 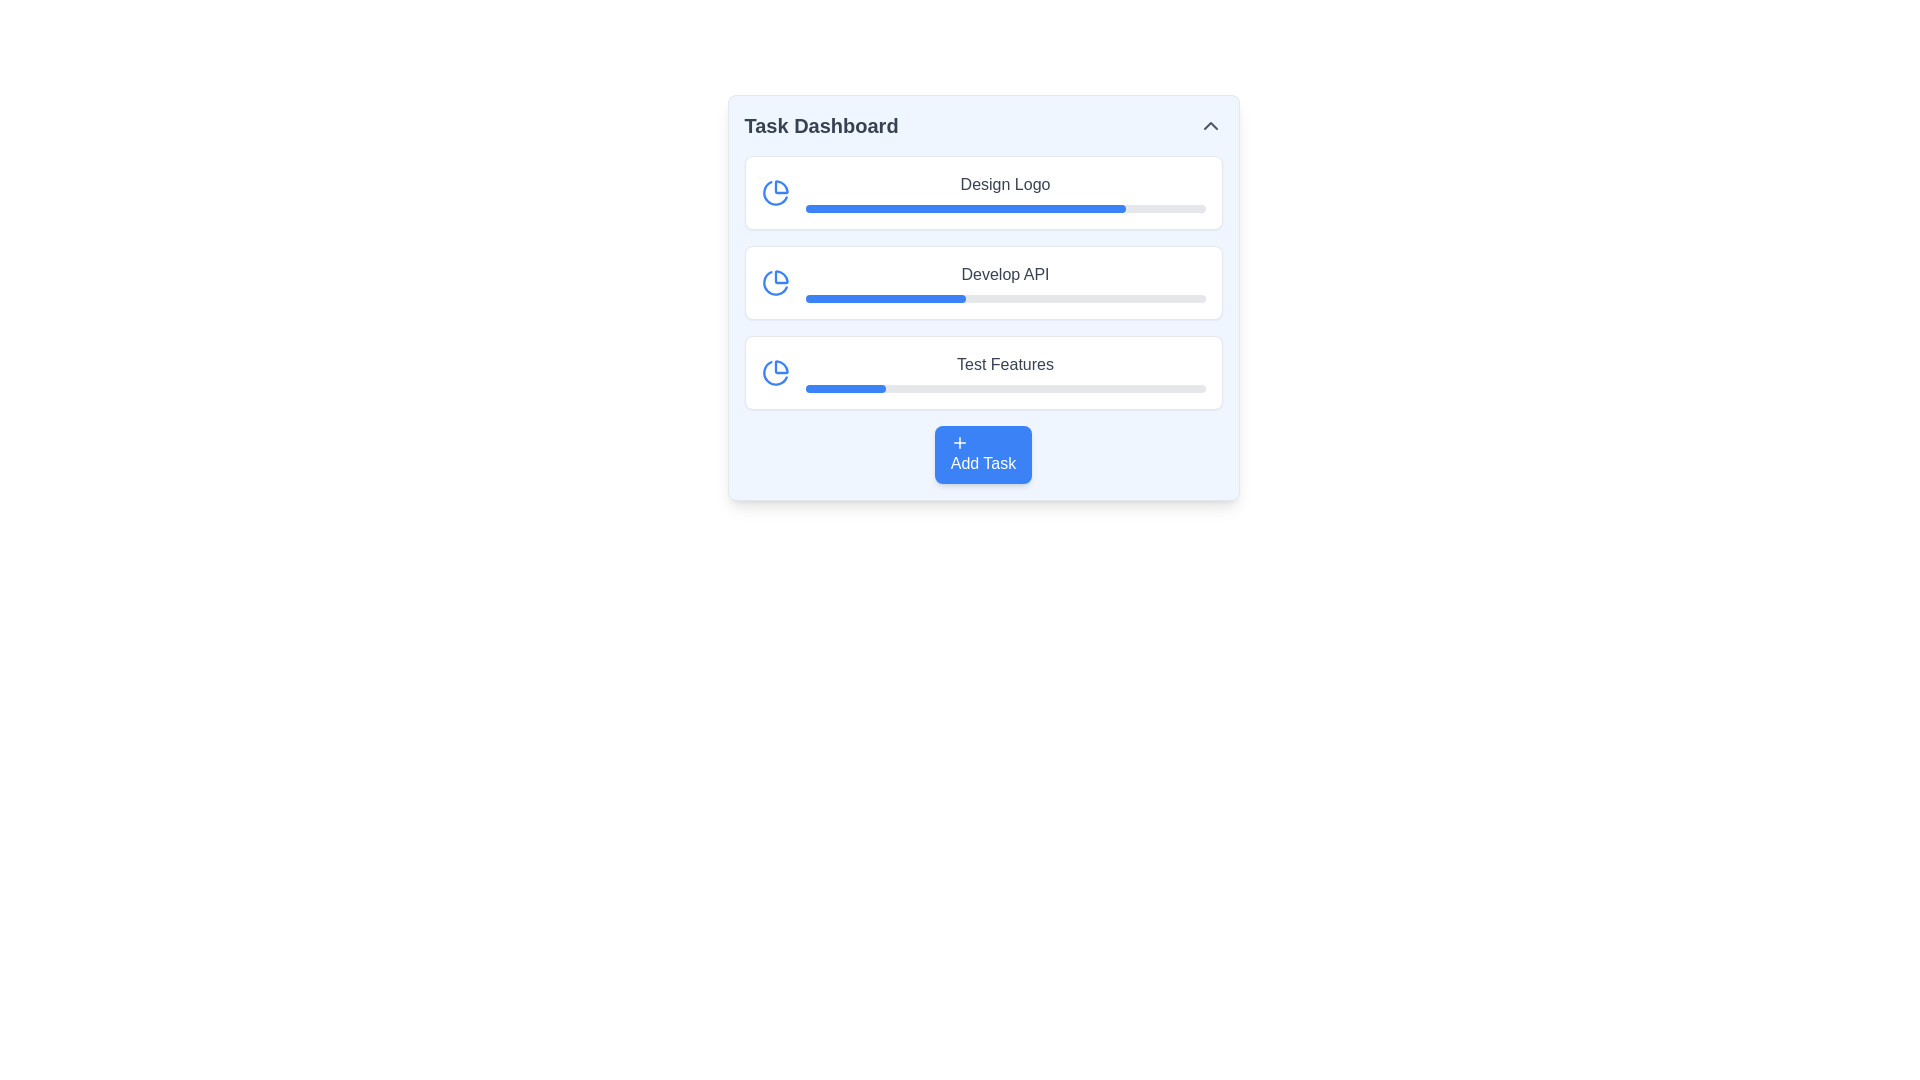 What do you see at coordinates (1005, 185) in the screenshot?
I see `the 'Design Logo' text label, which is a medium-sized, dark gray font located at the top of a task card within the task dashboard` at bounding box center [1005, 185].